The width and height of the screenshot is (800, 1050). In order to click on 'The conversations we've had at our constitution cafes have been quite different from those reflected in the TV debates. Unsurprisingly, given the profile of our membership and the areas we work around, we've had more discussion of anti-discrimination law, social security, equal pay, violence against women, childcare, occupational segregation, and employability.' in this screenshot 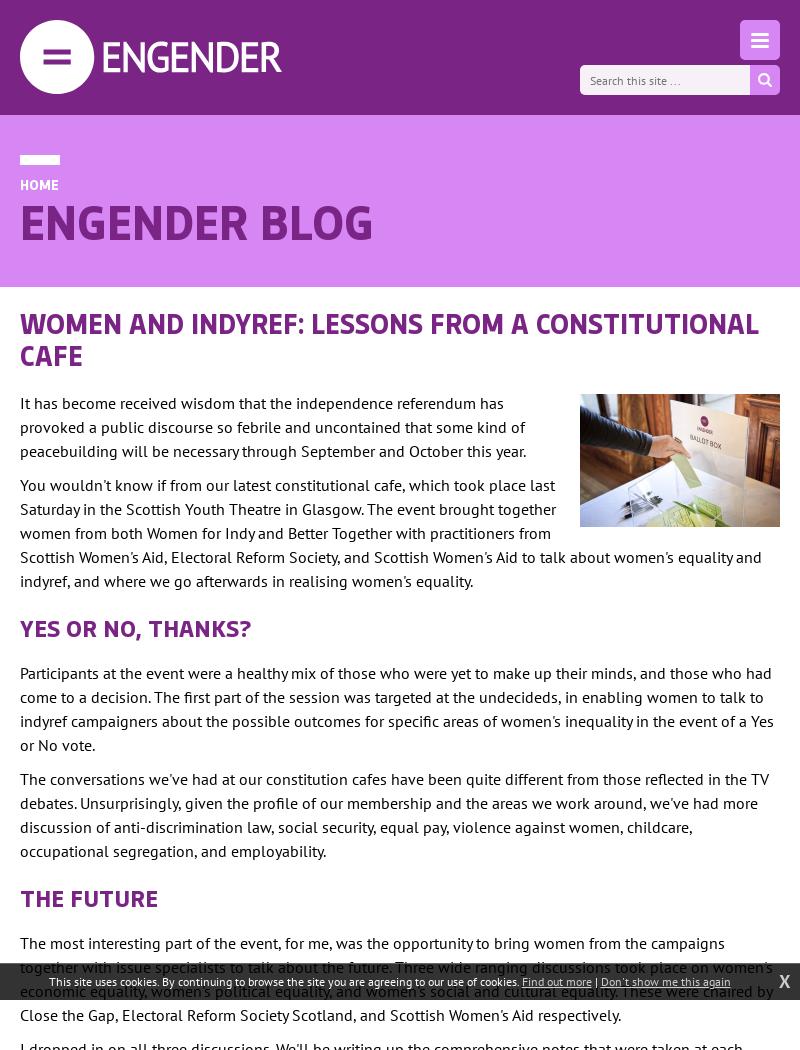, I will do `click(393, 814)`.